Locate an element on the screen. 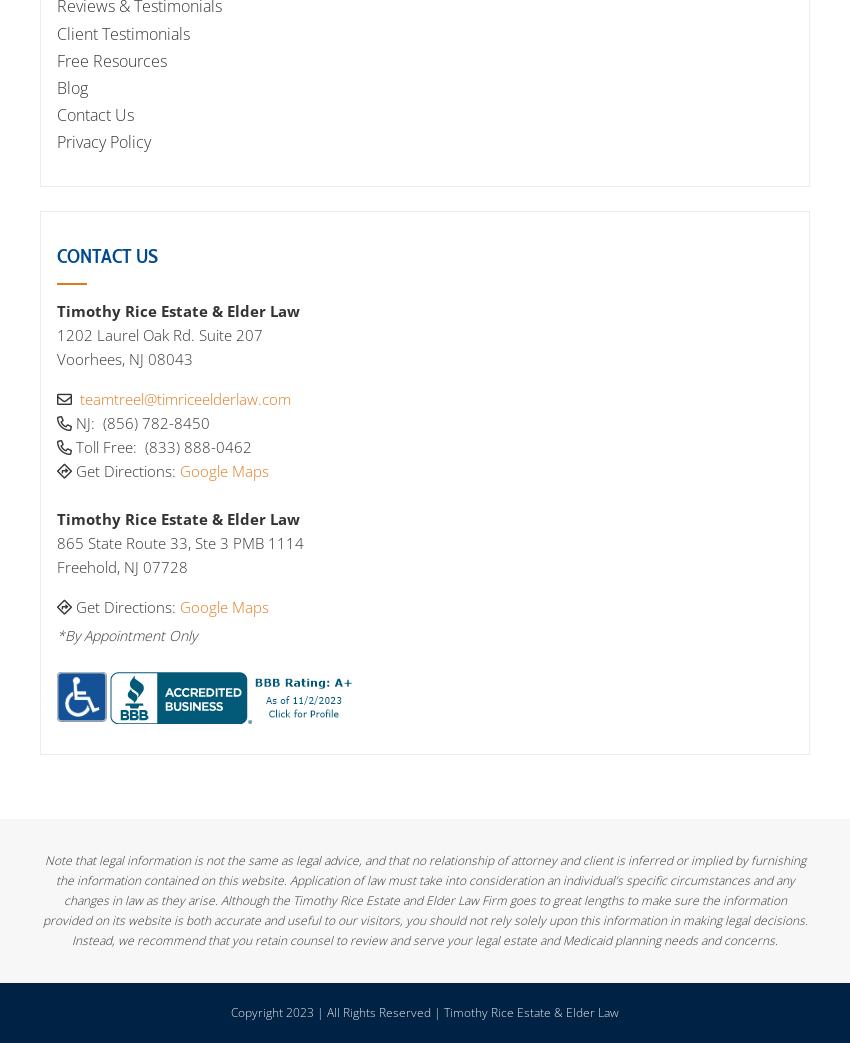  '(833) 888-0462' is located at coordinates (197, 445).